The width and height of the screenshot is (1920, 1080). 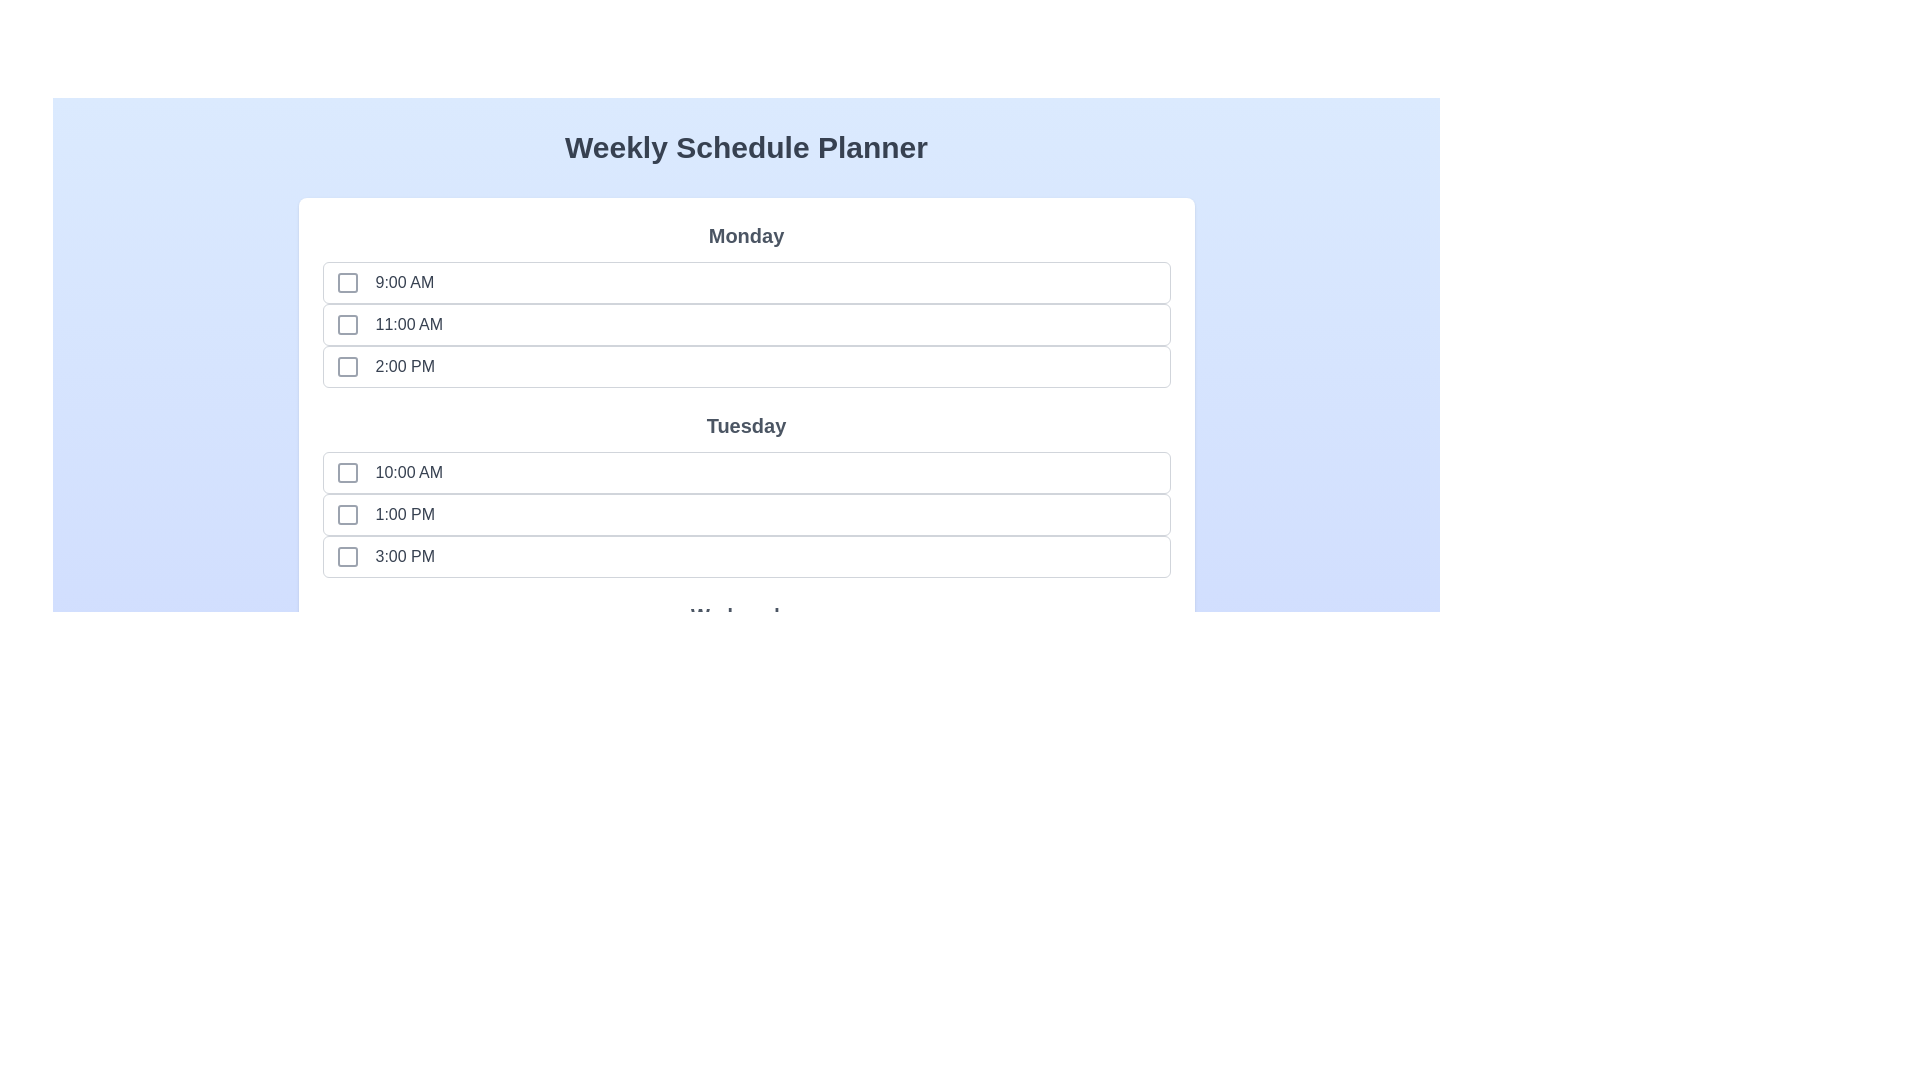 What do you see at coordinates (347, 514) in the screenshot?
I see `the time slot Tuesday at 1:00 PM` at bounding box center [347, 514].